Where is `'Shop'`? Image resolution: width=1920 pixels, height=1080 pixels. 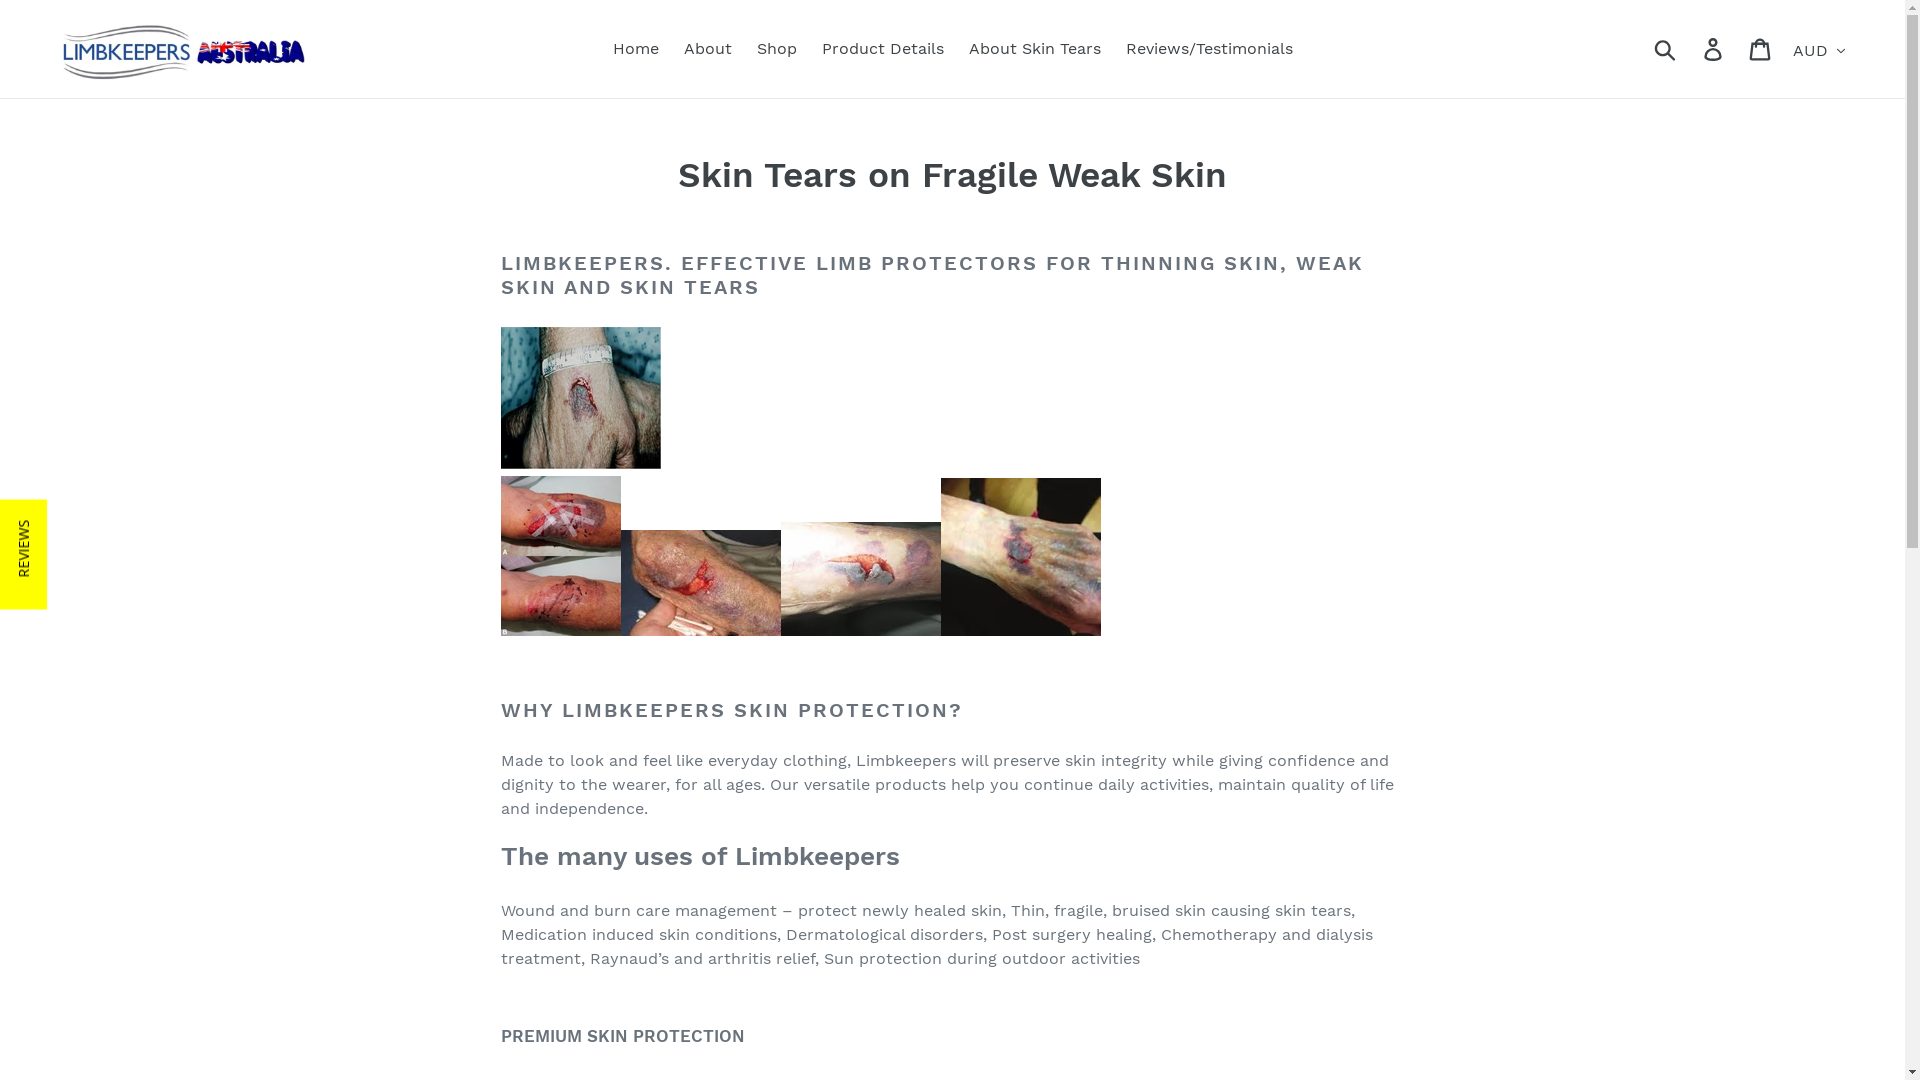
'Shop' is located at coordinates (775, 48).